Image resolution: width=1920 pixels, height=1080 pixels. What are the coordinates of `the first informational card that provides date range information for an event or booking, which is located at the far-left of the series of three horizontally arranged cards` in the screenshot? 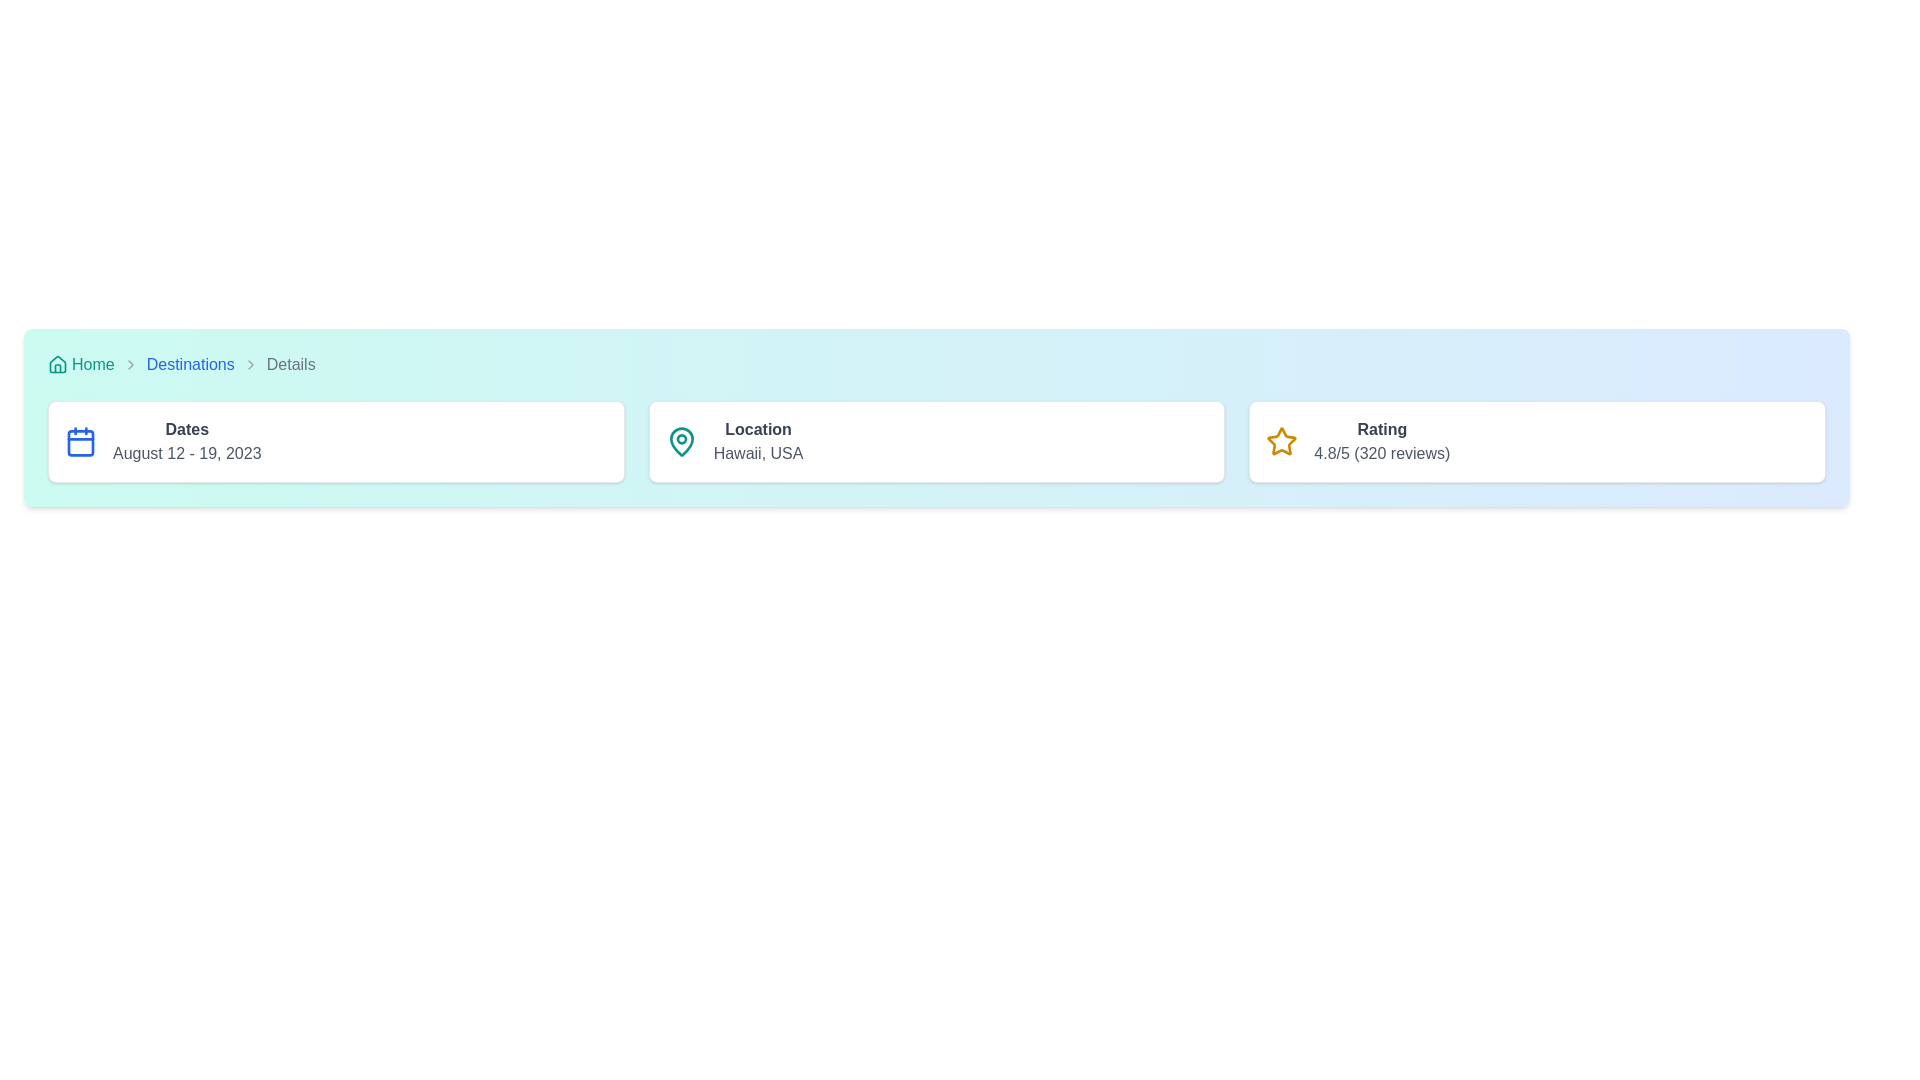 It's located at (336, 441).